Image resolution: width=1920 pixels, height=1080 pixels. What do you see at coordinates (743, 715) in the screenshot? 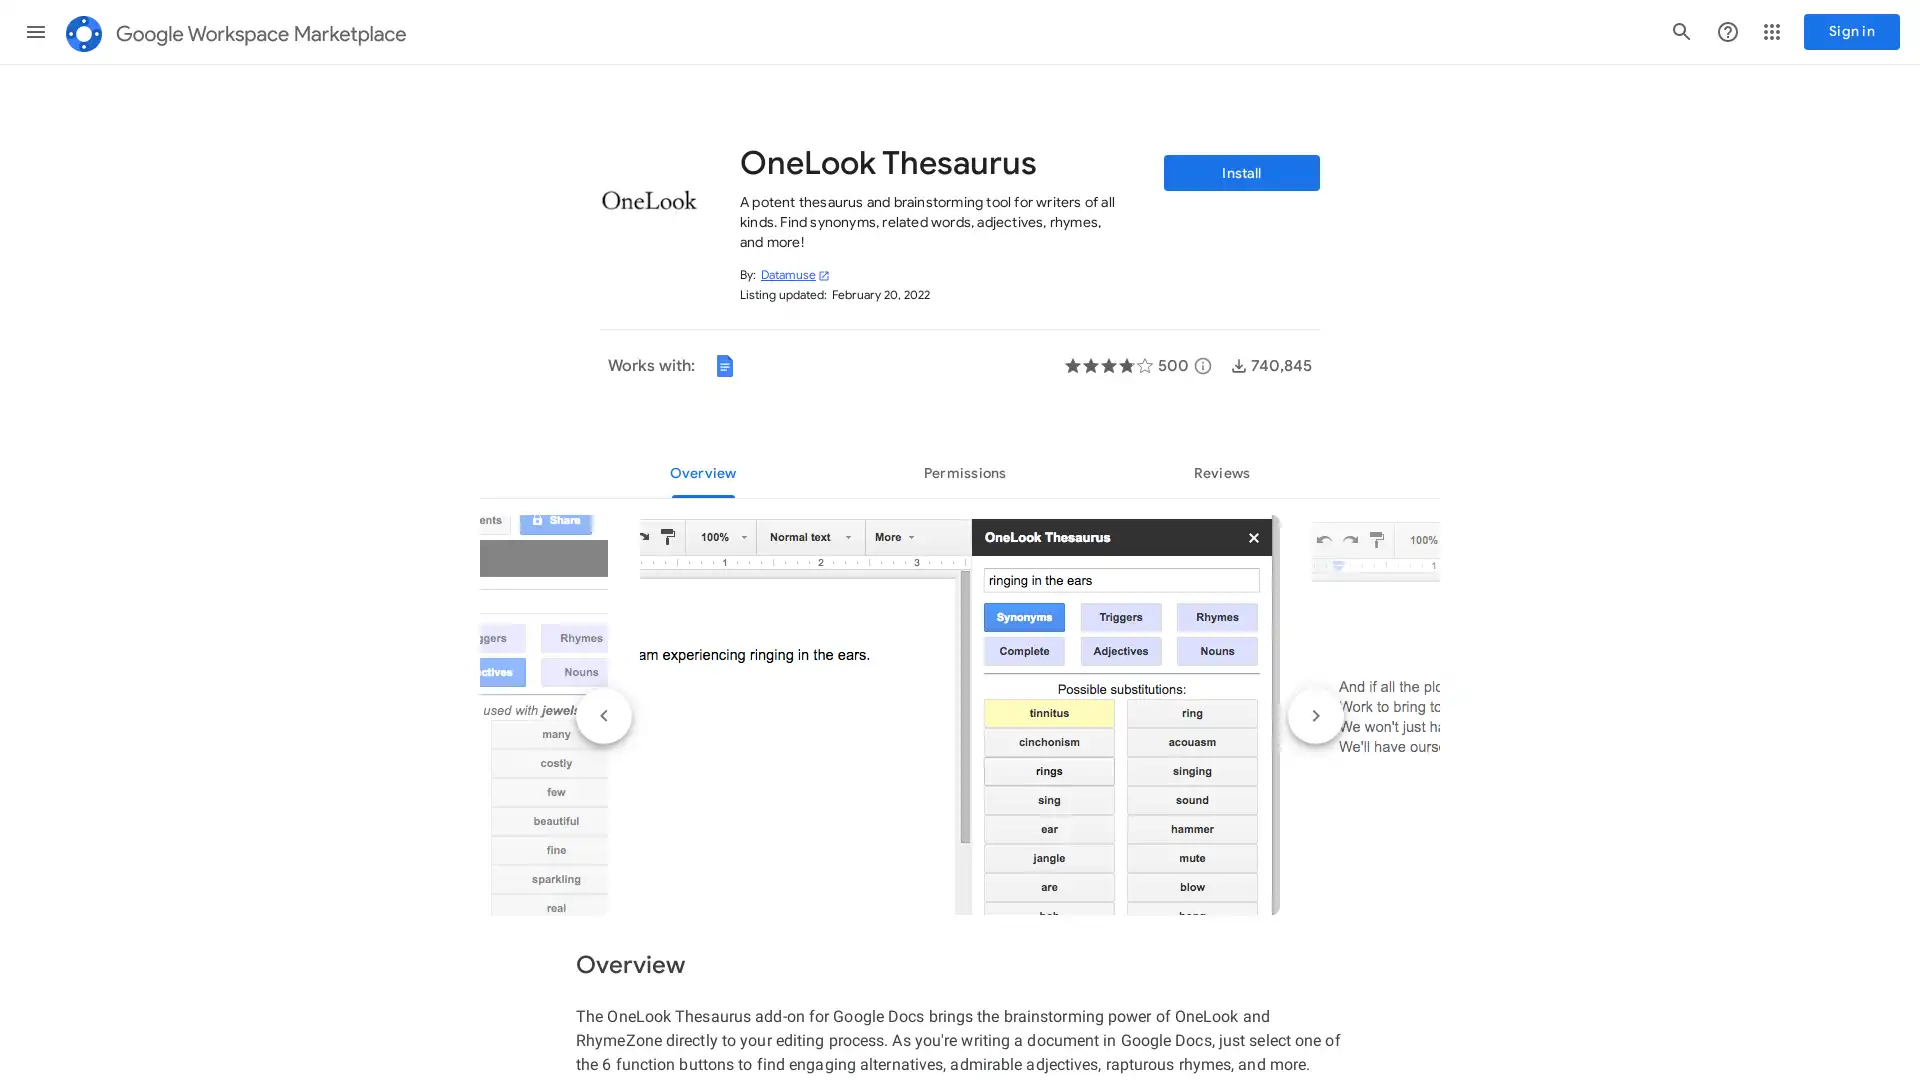
I see `Previous` at bounding box center [743, 715].